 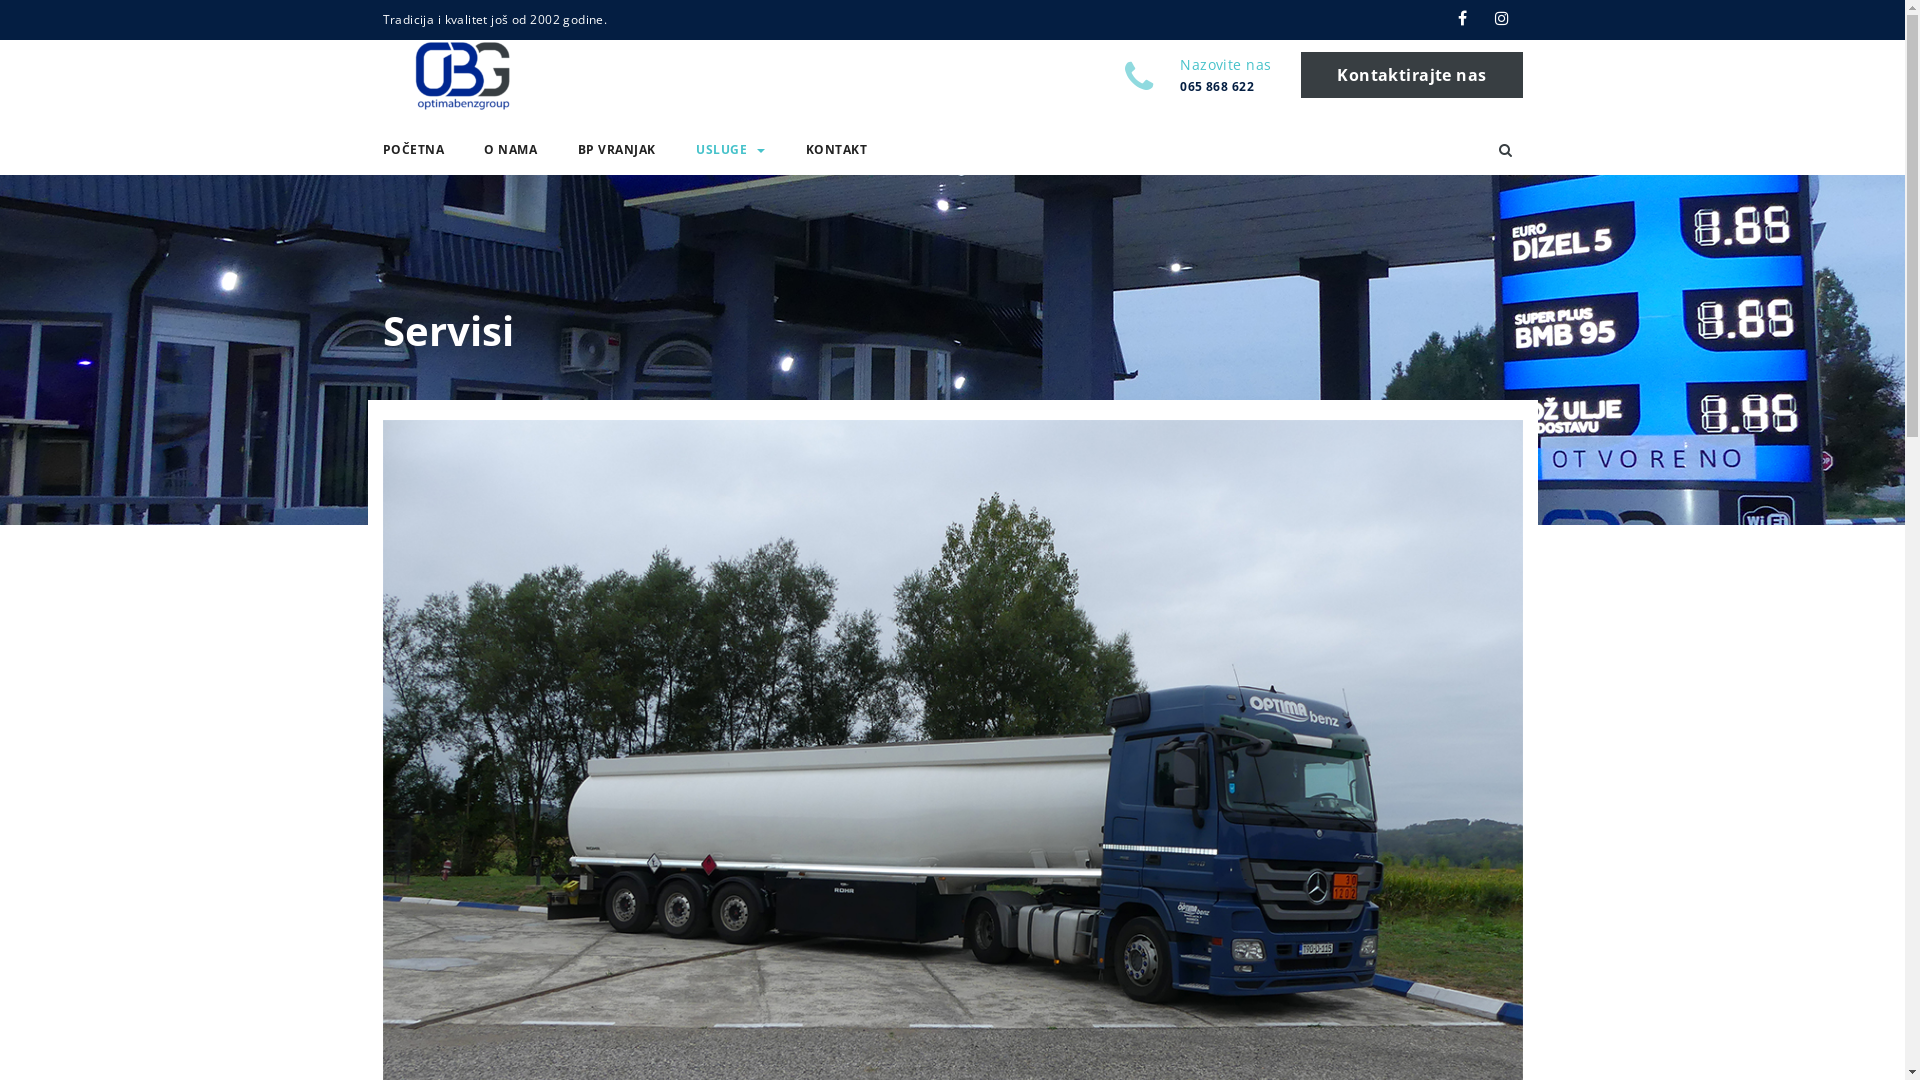 I want to click on 'BP VRANJAK', so click(x=616, y=149).